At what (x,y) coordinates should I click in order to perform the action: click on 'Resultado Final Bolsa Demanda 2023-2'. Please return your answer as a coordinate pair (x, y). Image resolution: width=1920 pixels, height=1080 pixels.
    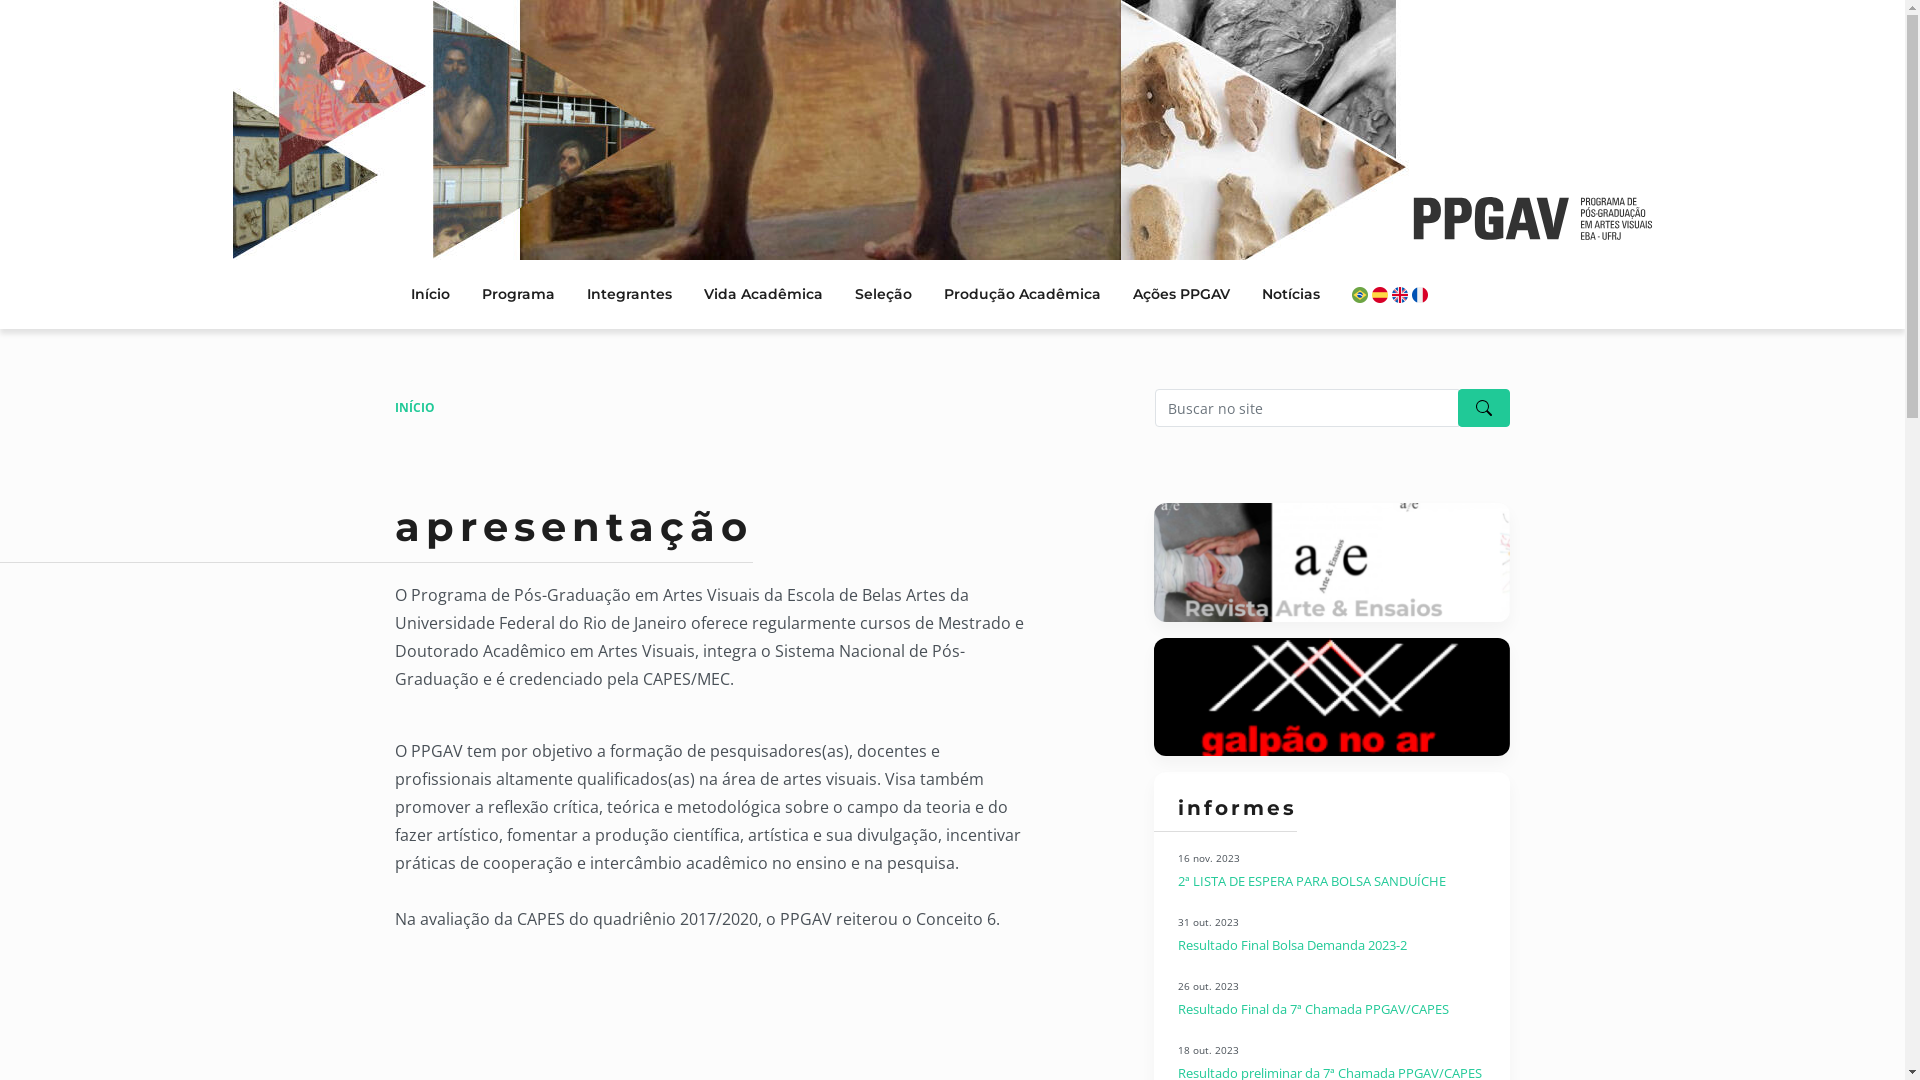
    Looking at the image, I should click on (1292, 945).